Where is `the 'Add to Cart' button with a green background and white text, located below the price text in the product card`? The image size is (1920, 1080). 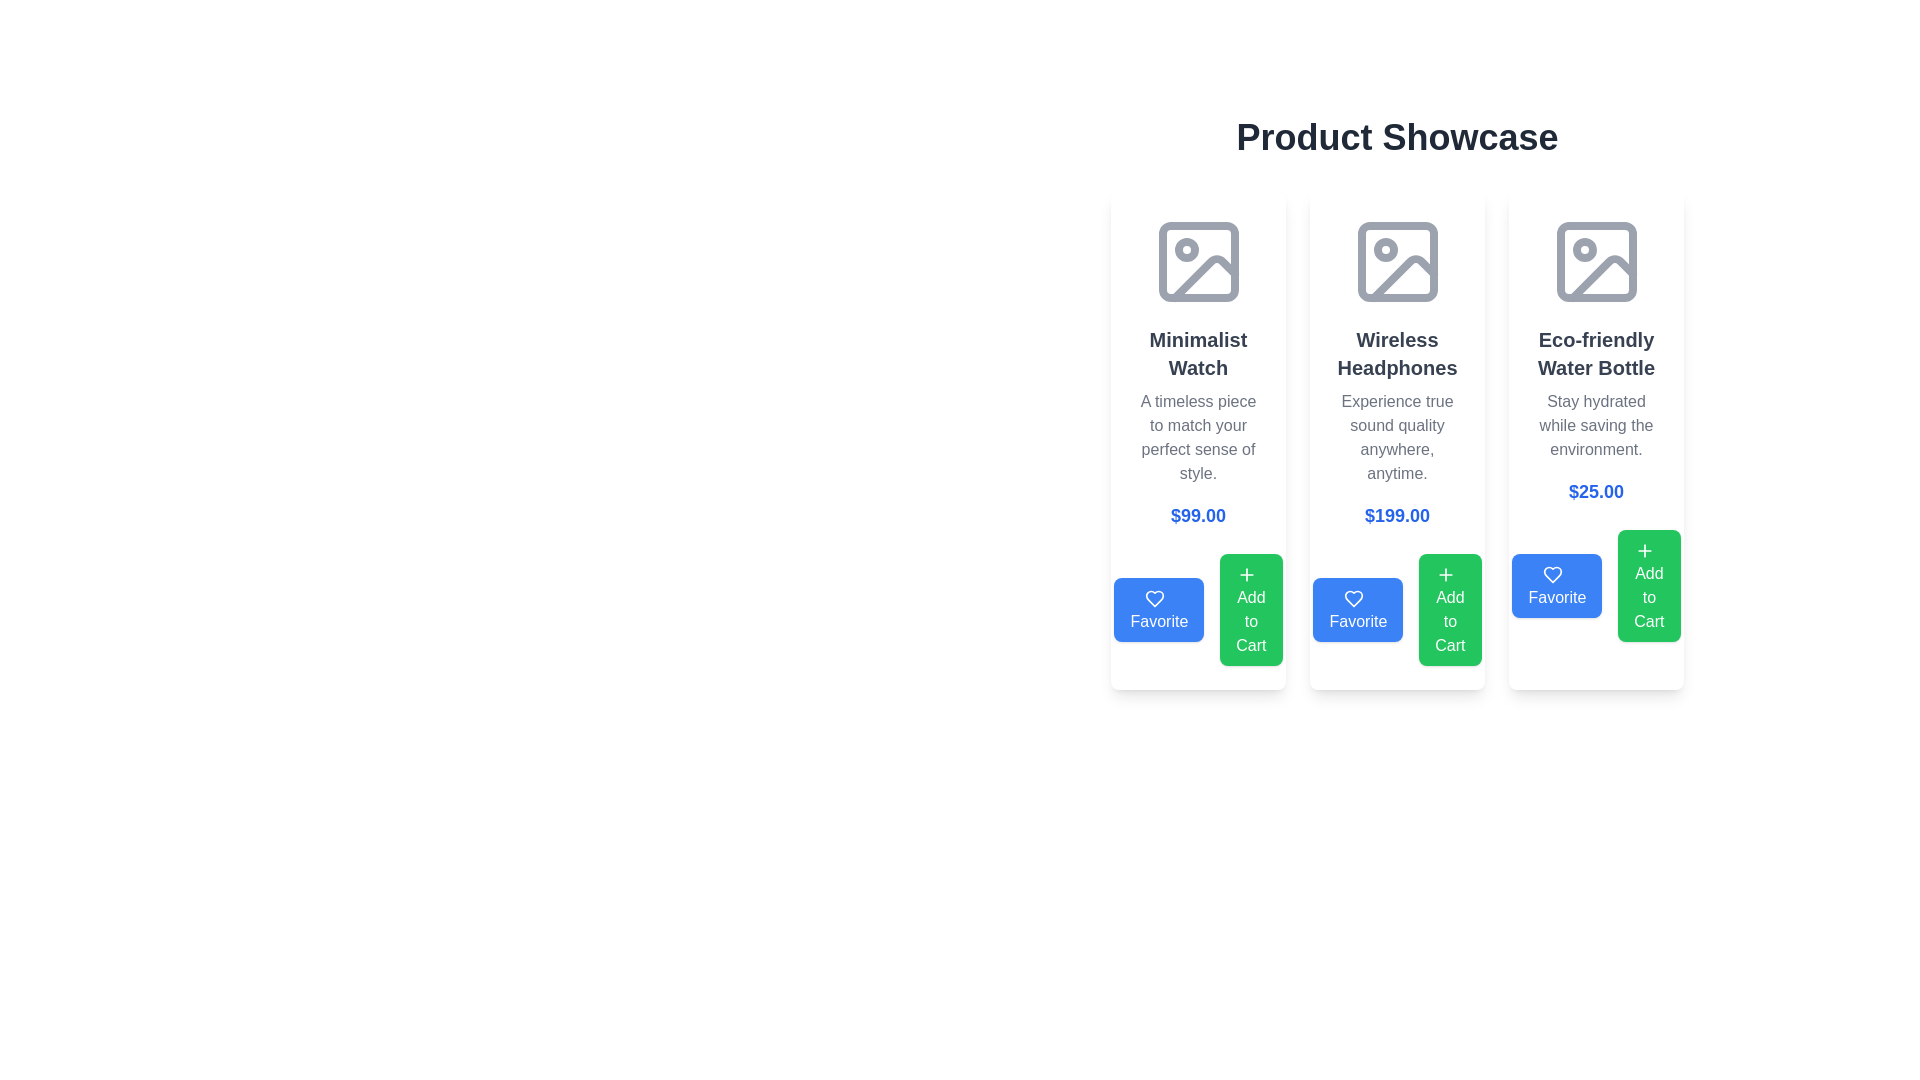 the 'Add to Cart' button with a green background and white text, located below the price text in the product card is located at coordinates (1250, 608).